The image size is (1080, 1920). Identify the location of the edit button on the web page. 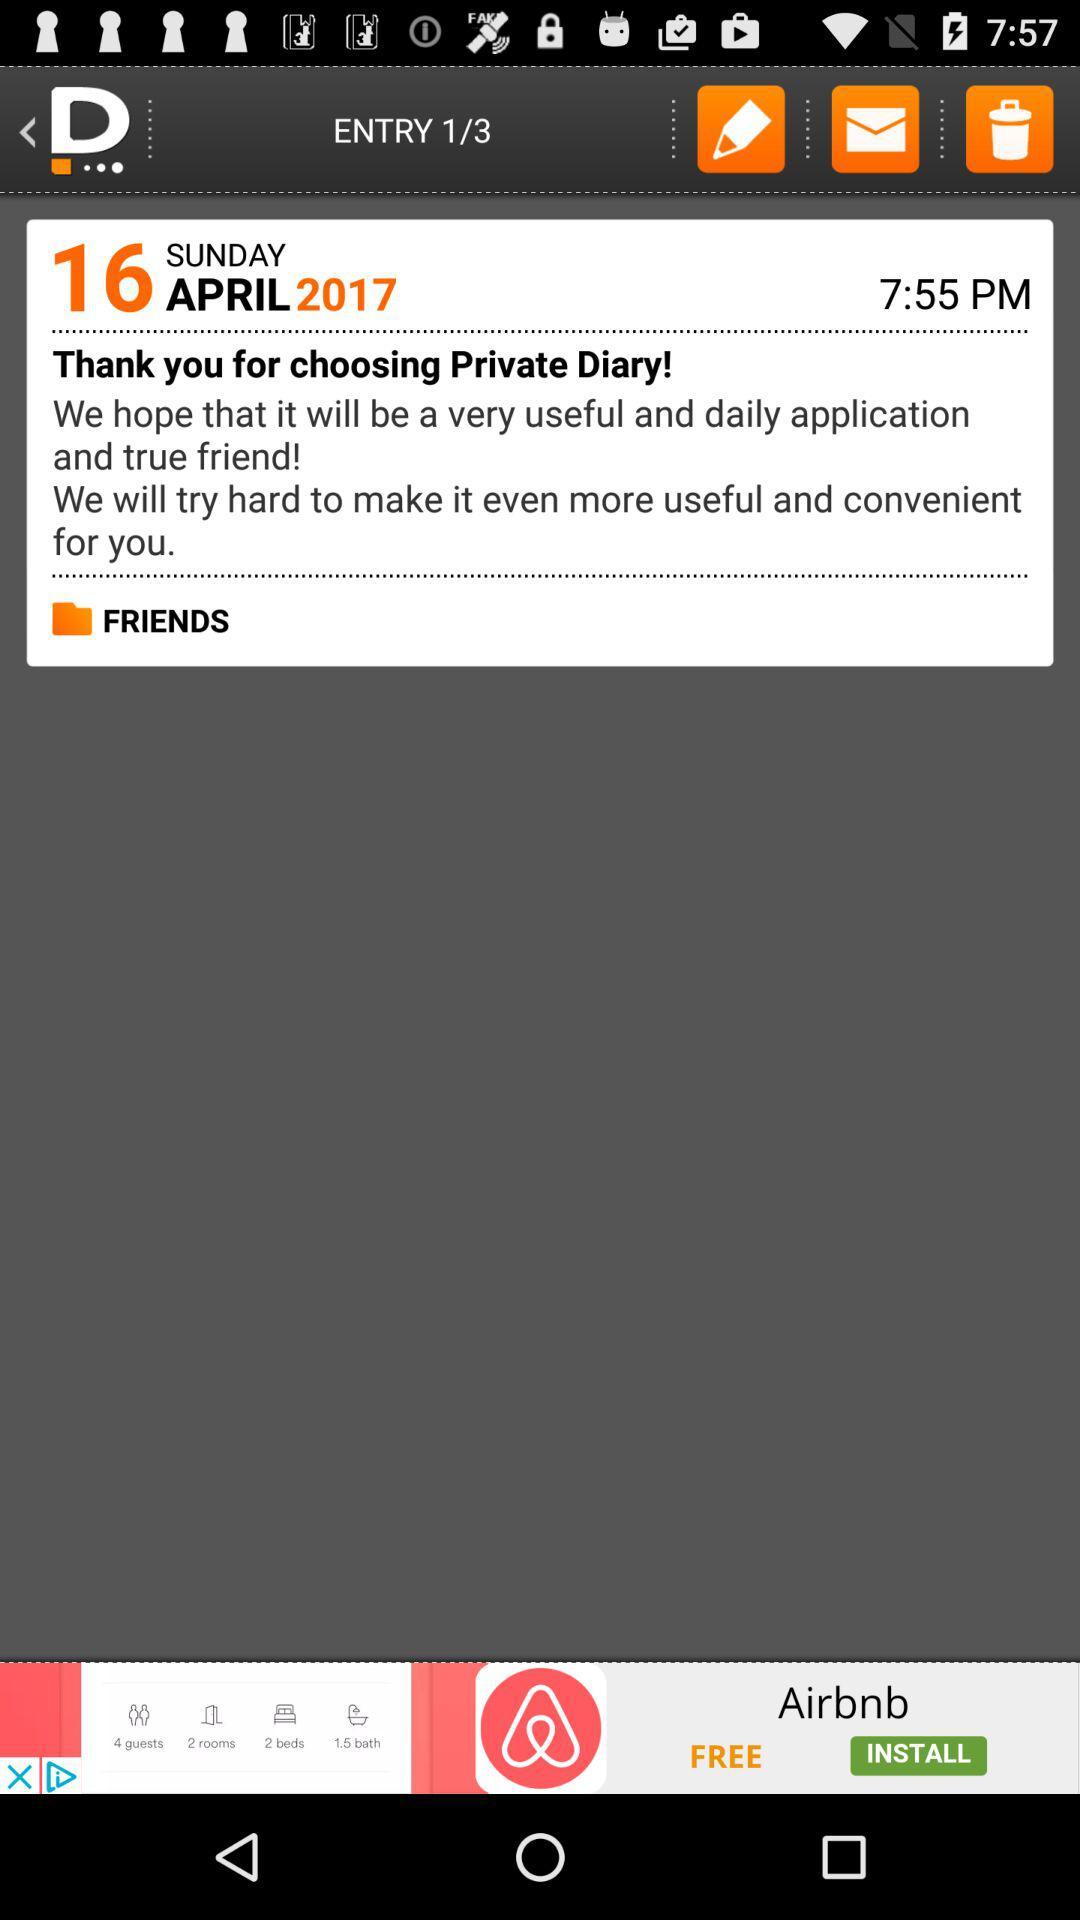
(741, 128).